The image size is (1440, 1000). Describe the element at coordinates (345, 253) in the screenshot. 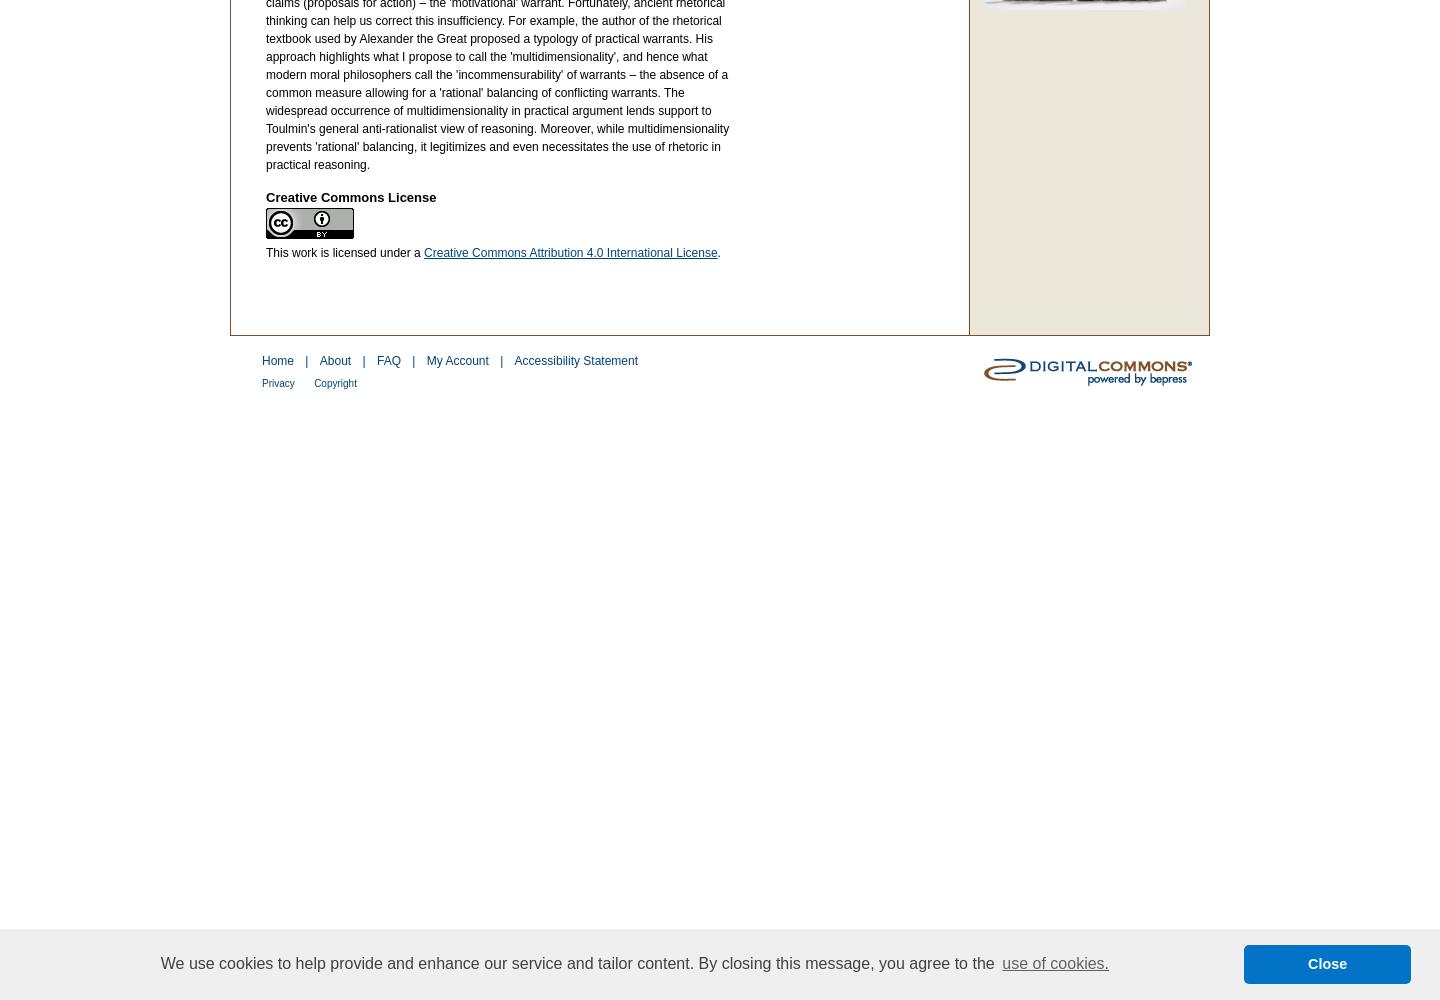

I see `'This work is licensed under a'` at that location.